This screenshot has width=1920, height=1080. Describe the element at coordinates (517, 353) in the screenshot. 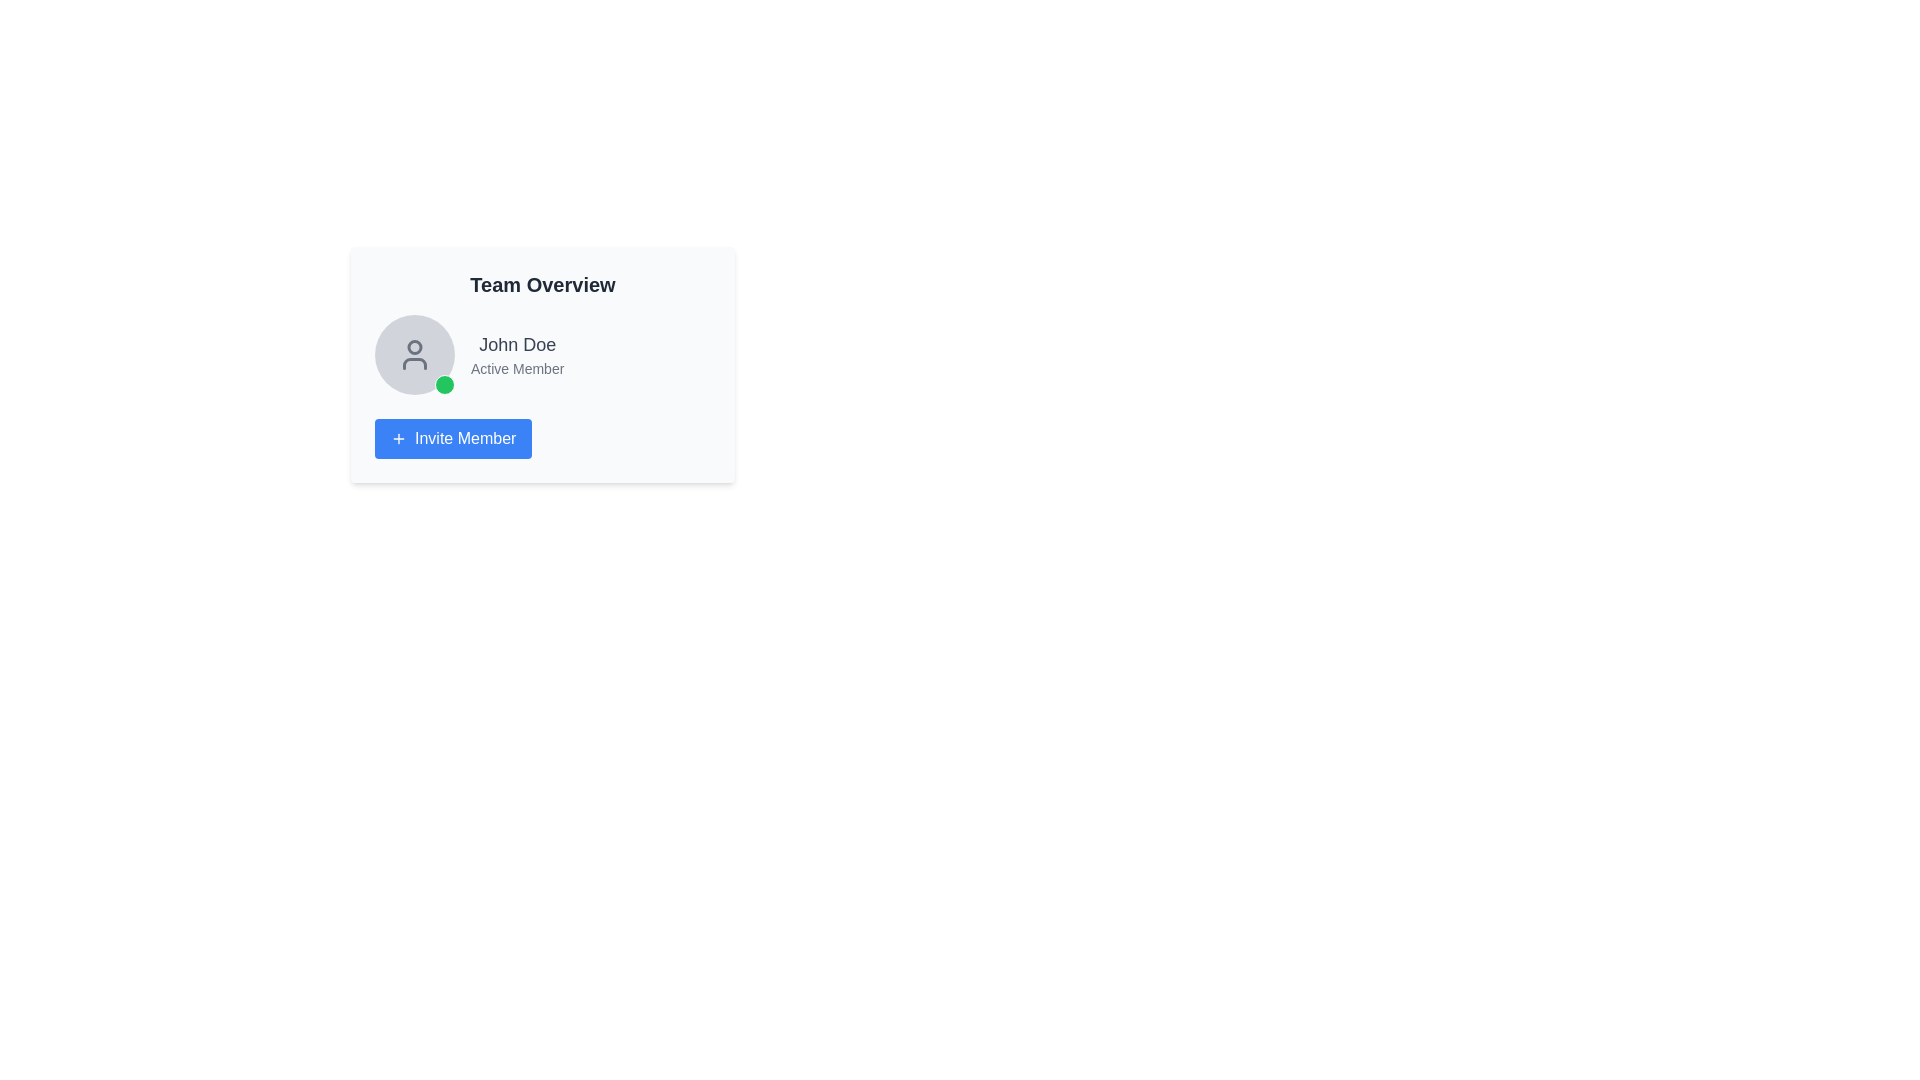

I see `text block element displaying 'John Doe' and 'Active Member', located in the center section of the 'Team Overview' card element, to gather information` at that location.